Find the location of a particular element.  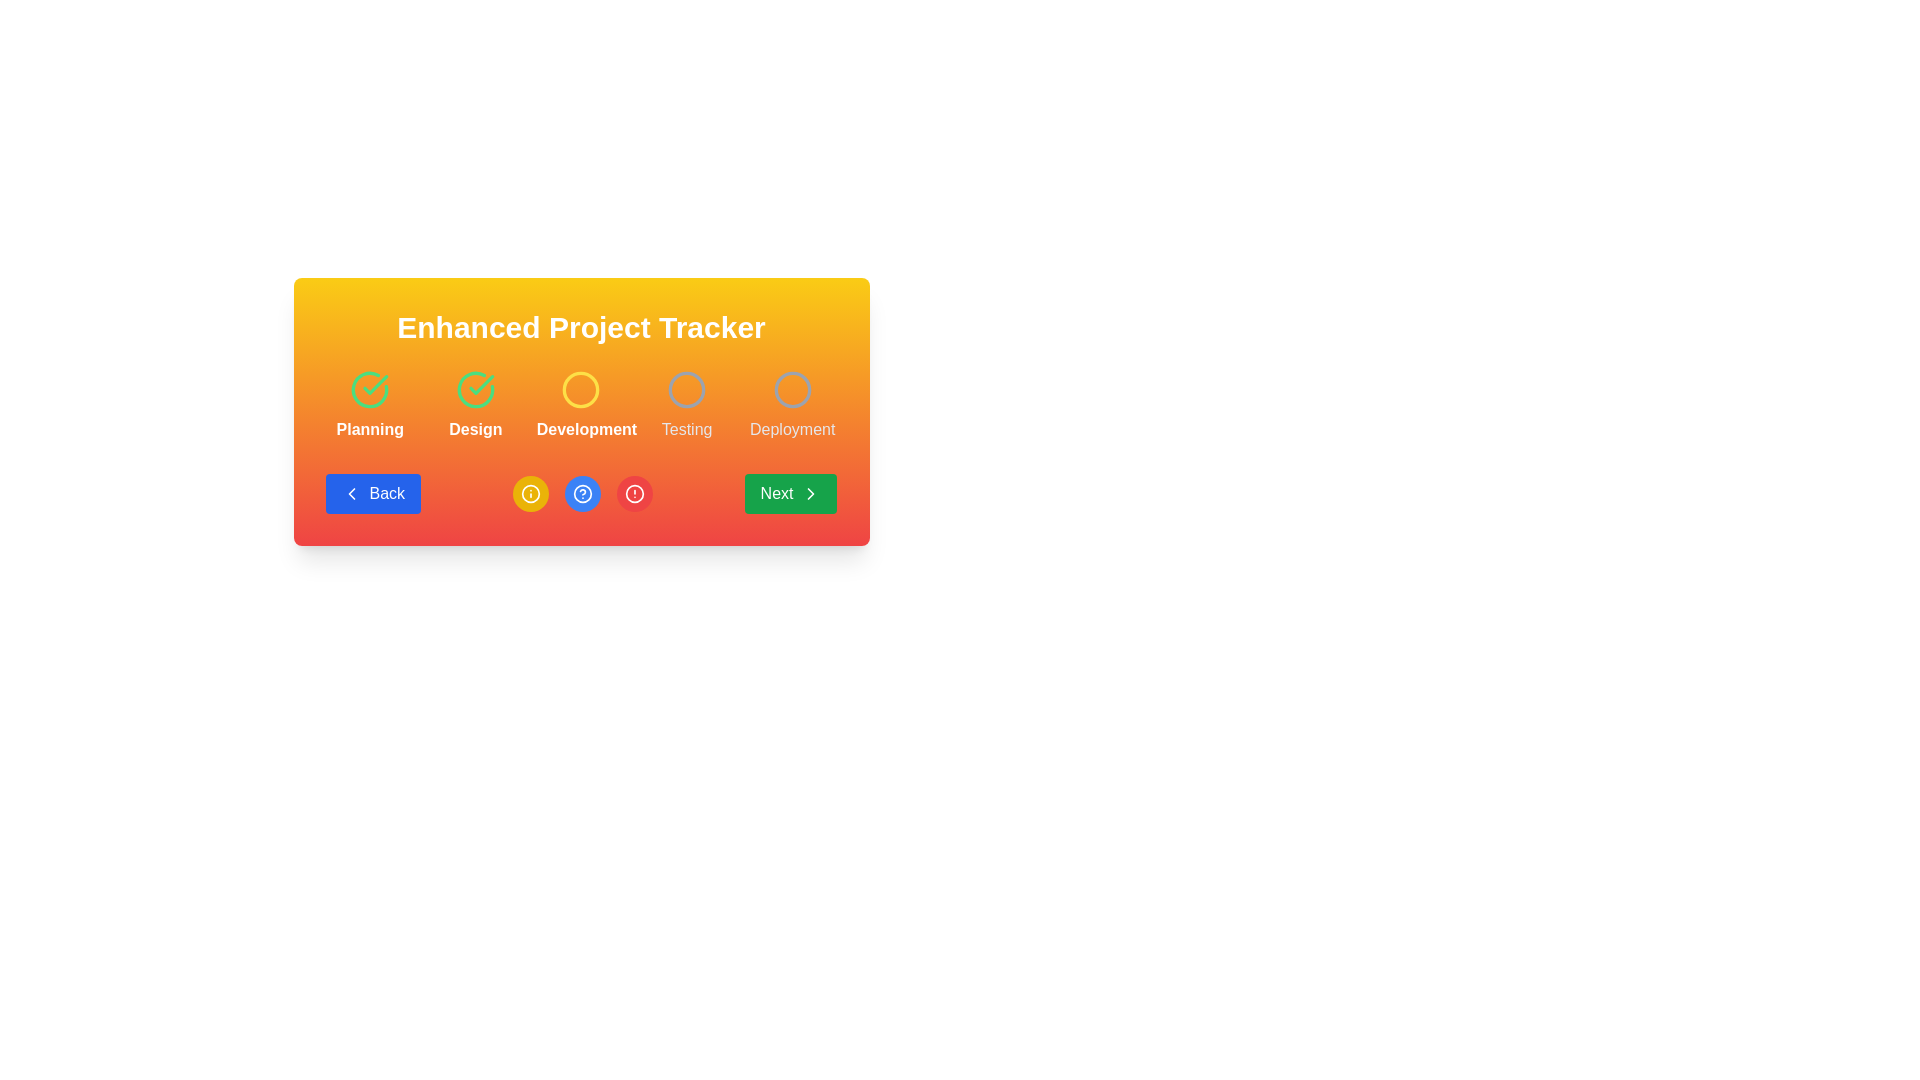

the navigational button on the left side of the row under the title 'Enhanced Project Tracker' is located at coordinates (373, 493).